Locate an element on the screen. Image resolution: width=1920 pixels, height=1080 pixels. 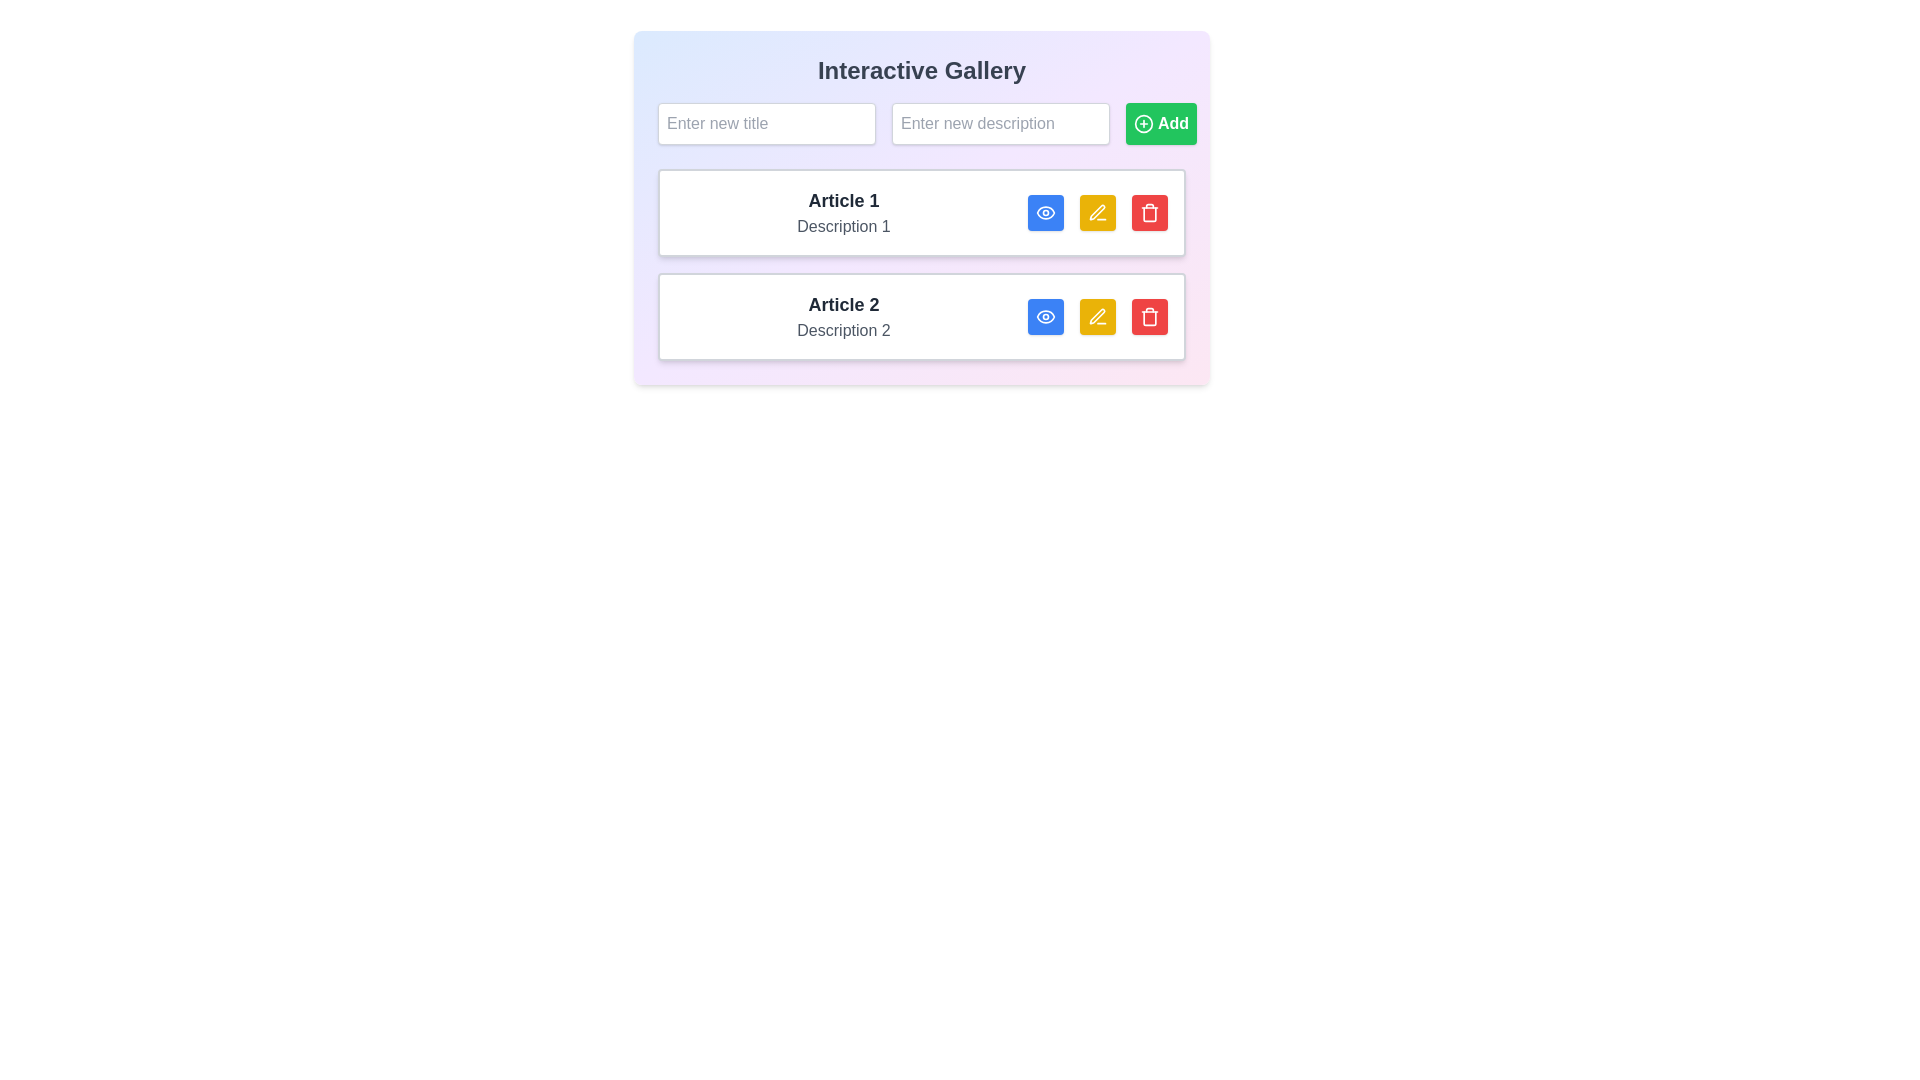
text content of the label displaying 'Description 1' in gray, located below 'Article 1' in the first card of the Interactive Gallery interface is located at coordinates (844, 226).